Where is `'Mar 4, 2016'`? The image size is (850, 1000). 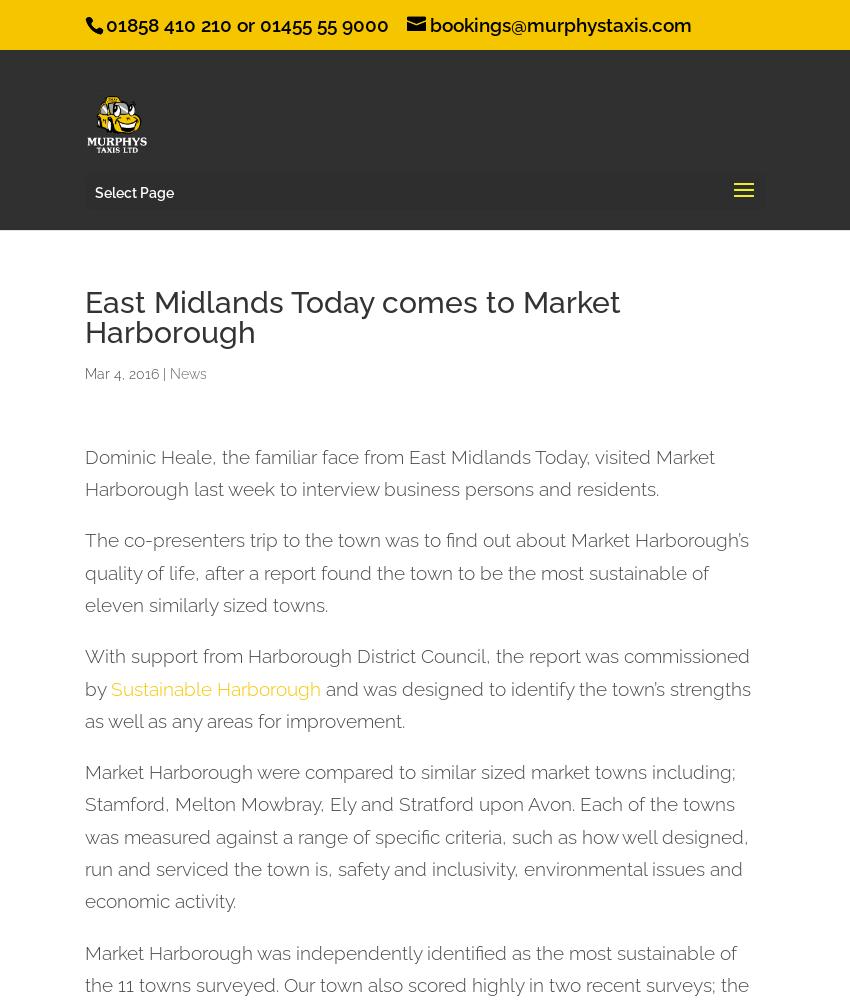
'Mar 4, 2016' is located at coordinates (120, 372).